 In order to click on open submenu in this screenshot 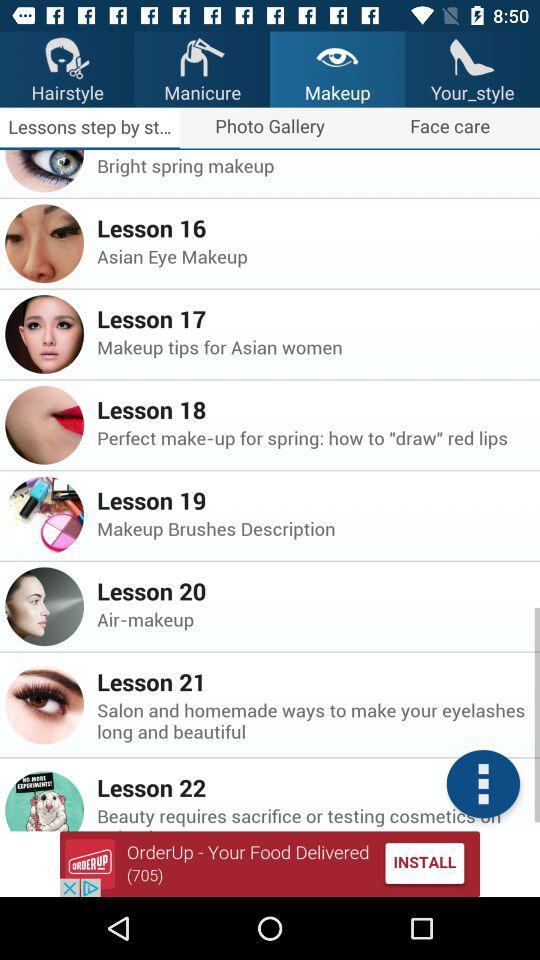, I will do `click(482, 784)`.